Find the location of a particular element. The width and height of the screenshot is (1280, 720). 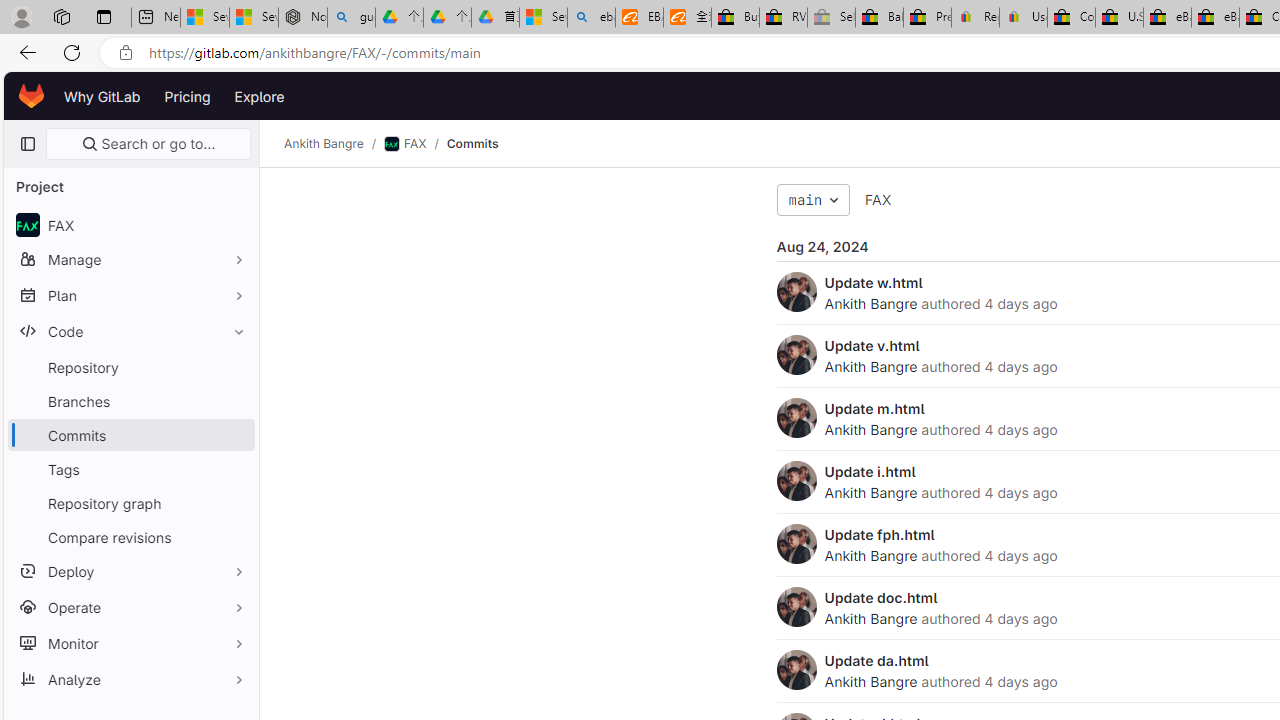

'Commits' is located at coordinates (471, 143).